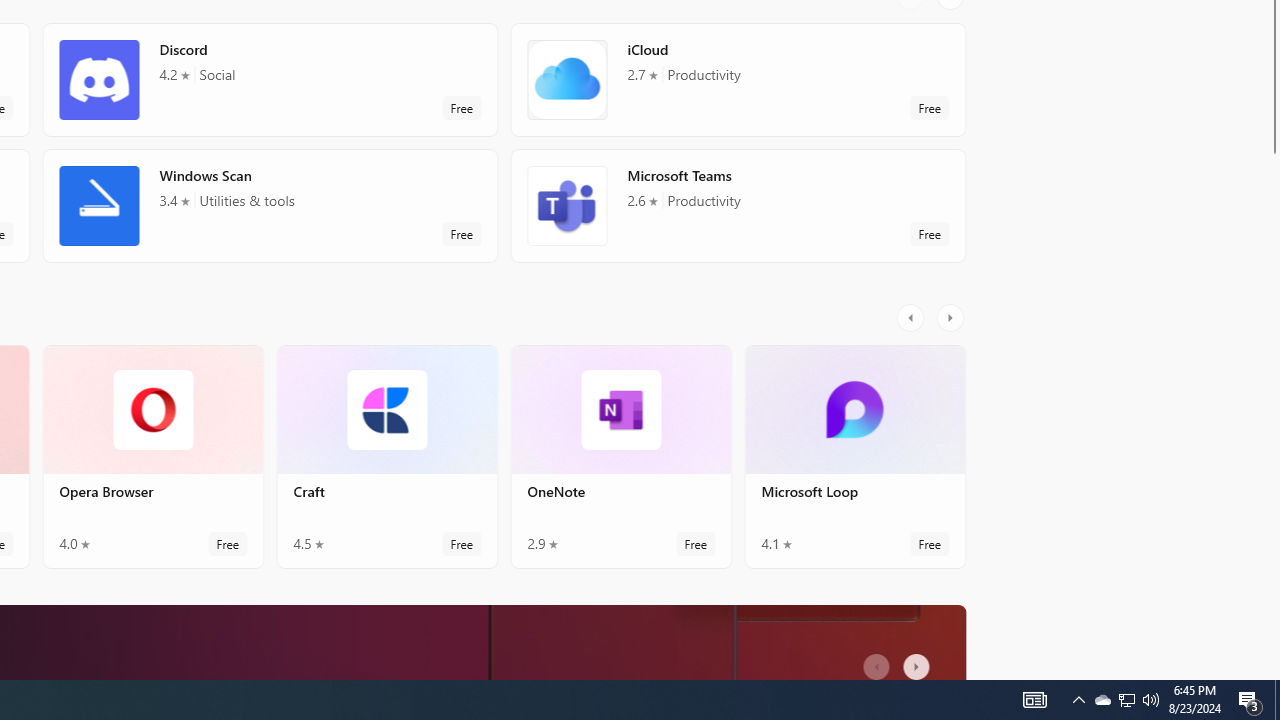  What do you see at coordinates (1271, 672) in the screenshot?
I see `'Vertical Small Increase'` at bounding box center [1271, 672].